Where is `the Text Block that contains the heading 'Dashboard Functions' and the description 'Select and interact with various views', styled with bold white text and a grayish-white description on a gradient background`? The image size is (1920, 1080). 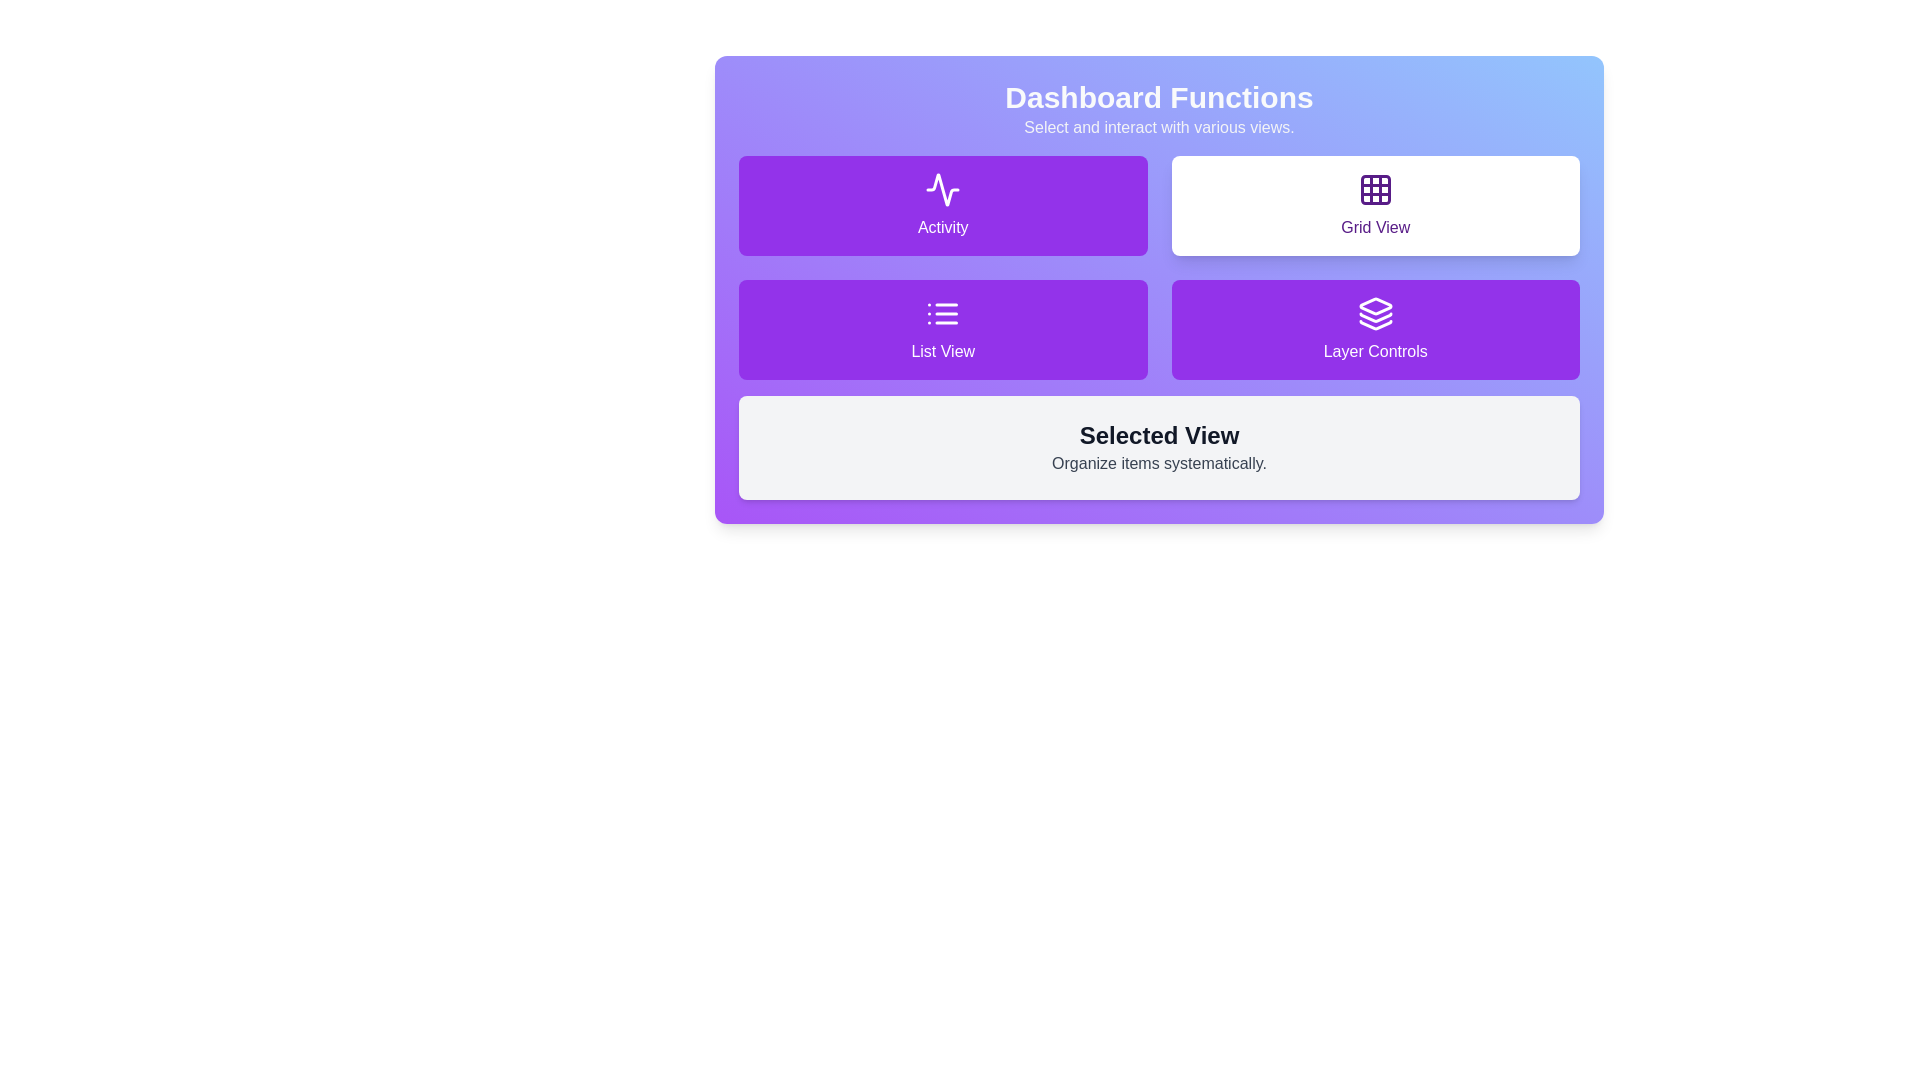
the Text Block that contains the heading 'Dashboard Functions' and the description 'Select and interact with various views', styled with bold white text and a grayish-white description on a gradient background is located at coordinates (1159, 110).